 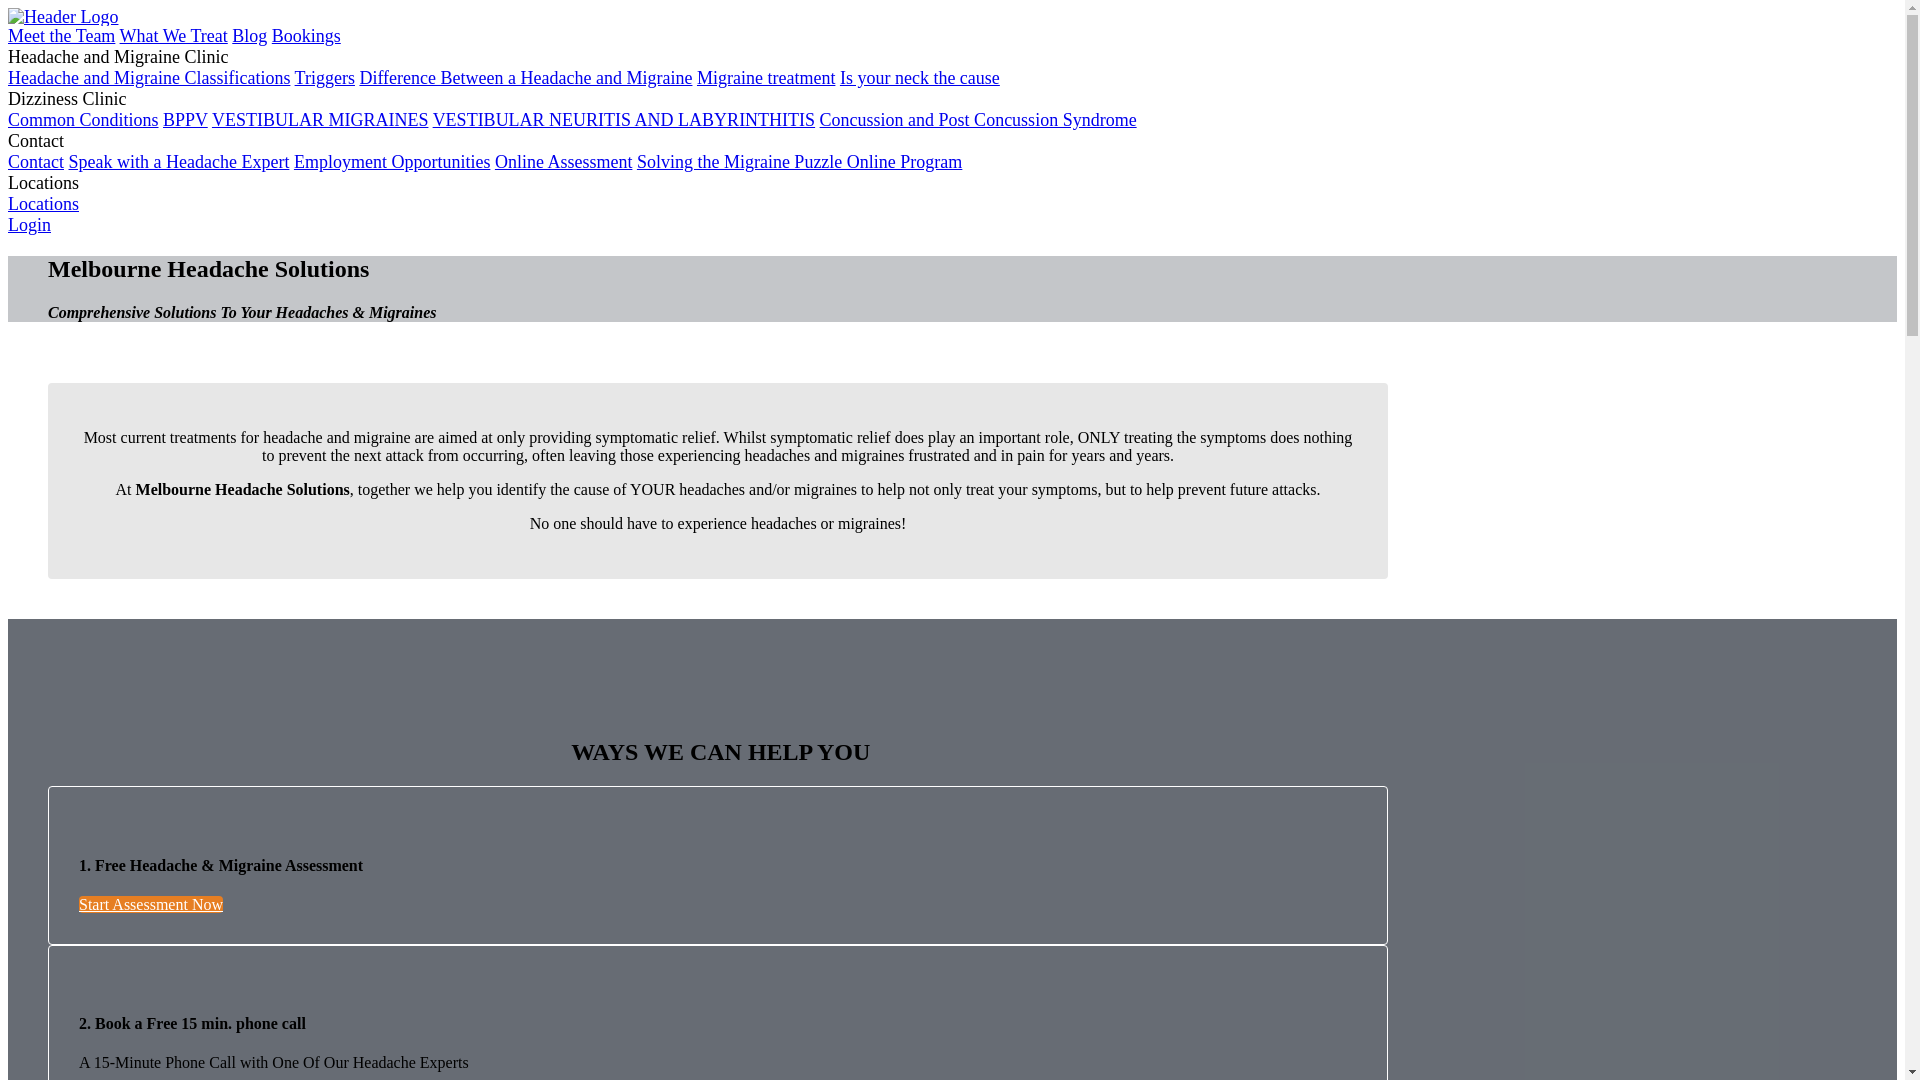 I want to click on 'Bookings', so click(x=271, y=35).